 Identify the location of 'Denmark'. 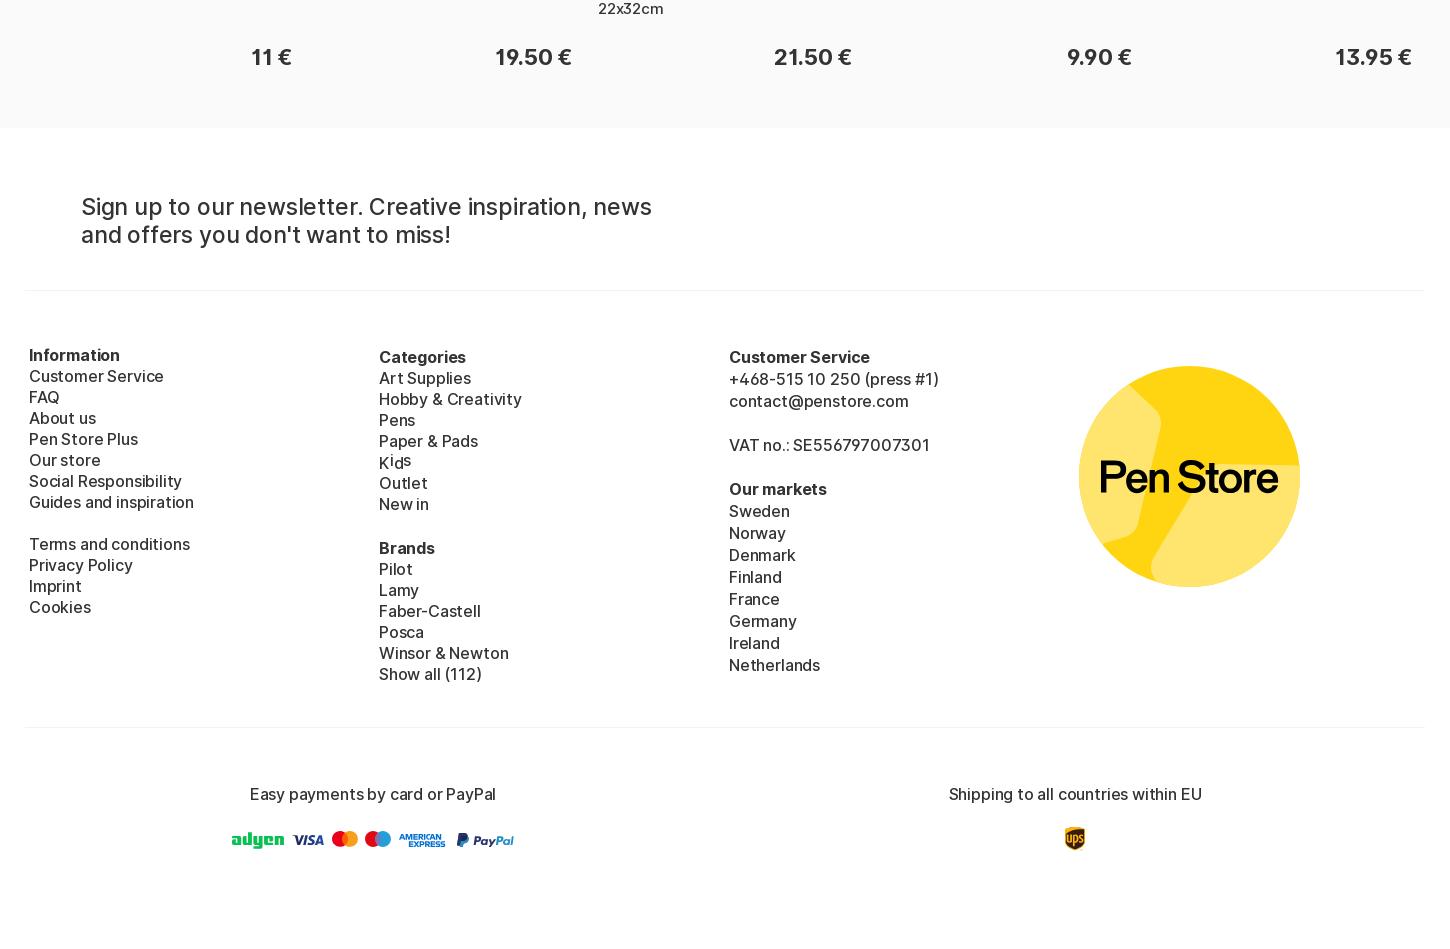
(761, 553).